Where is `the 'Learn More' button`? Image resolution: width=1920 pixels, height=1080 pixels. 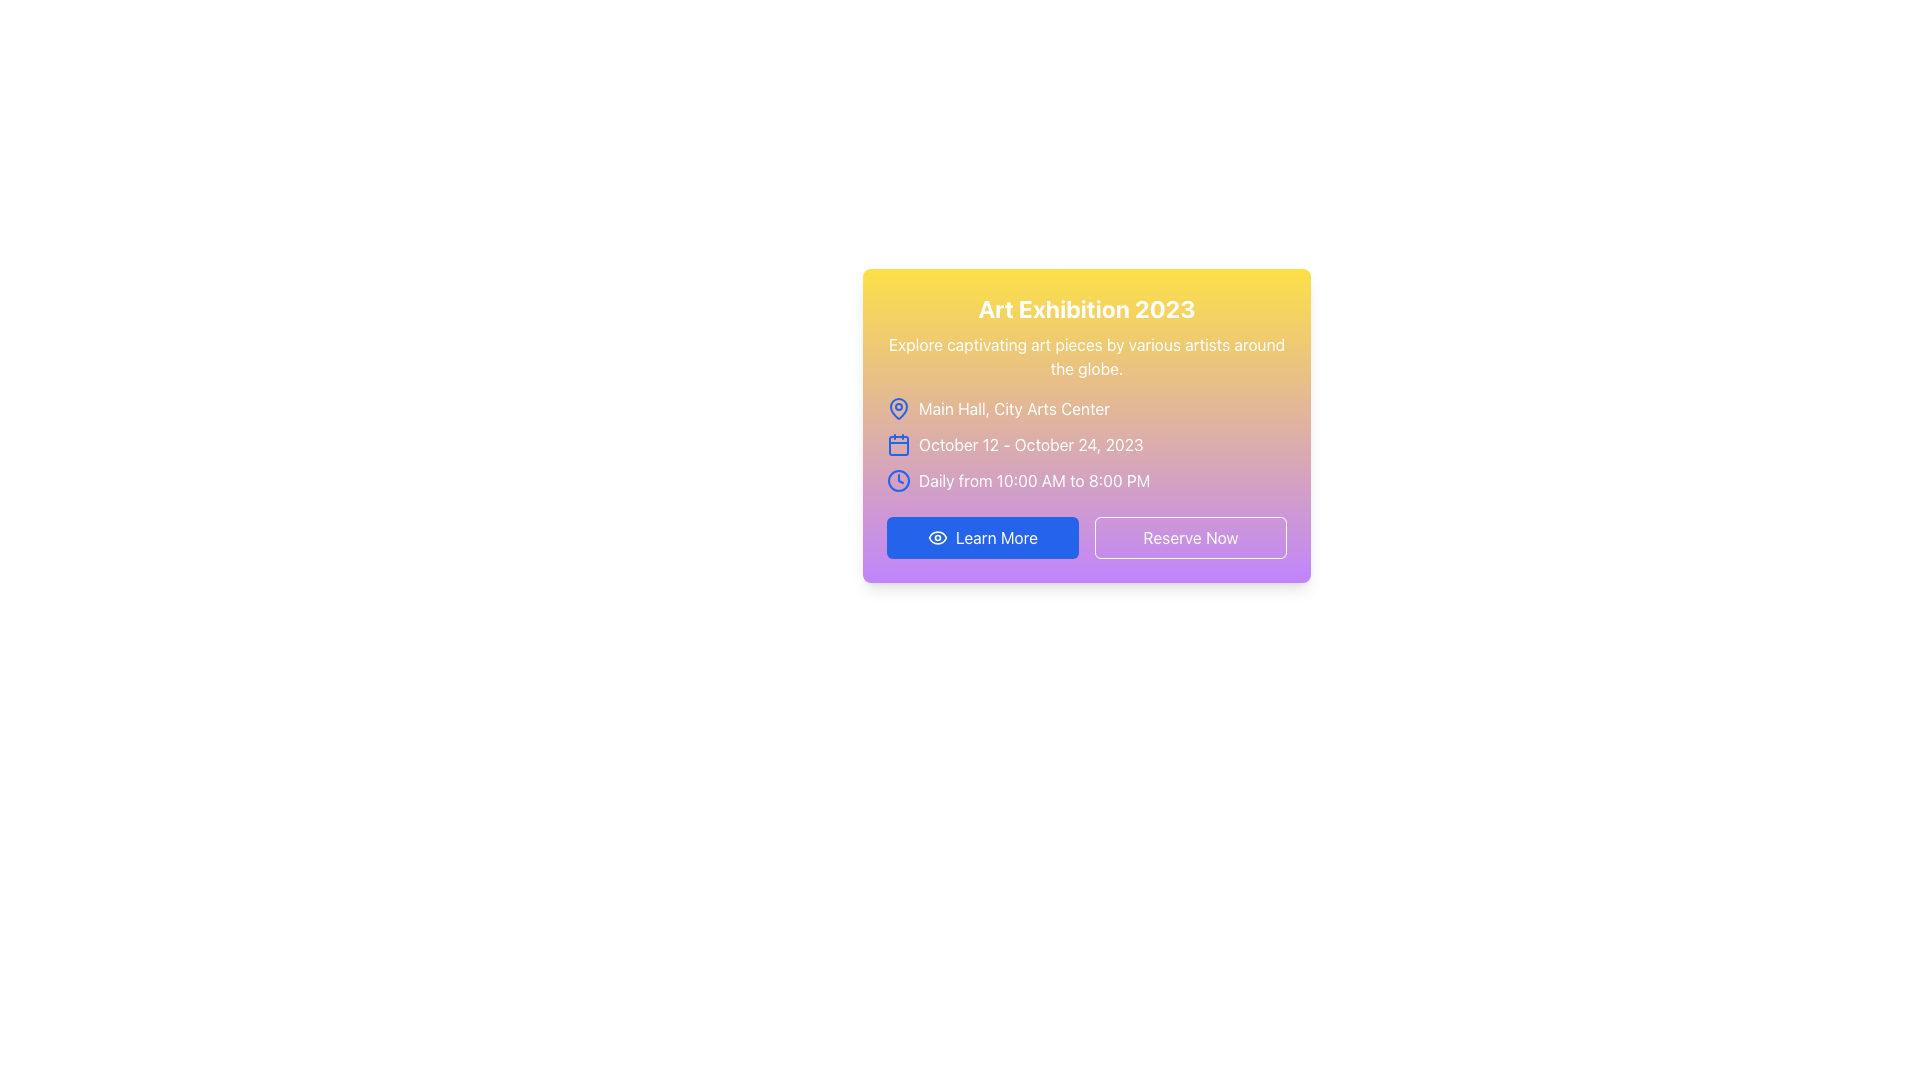
the 'Learn More' button is located at coordinates (983, 536).